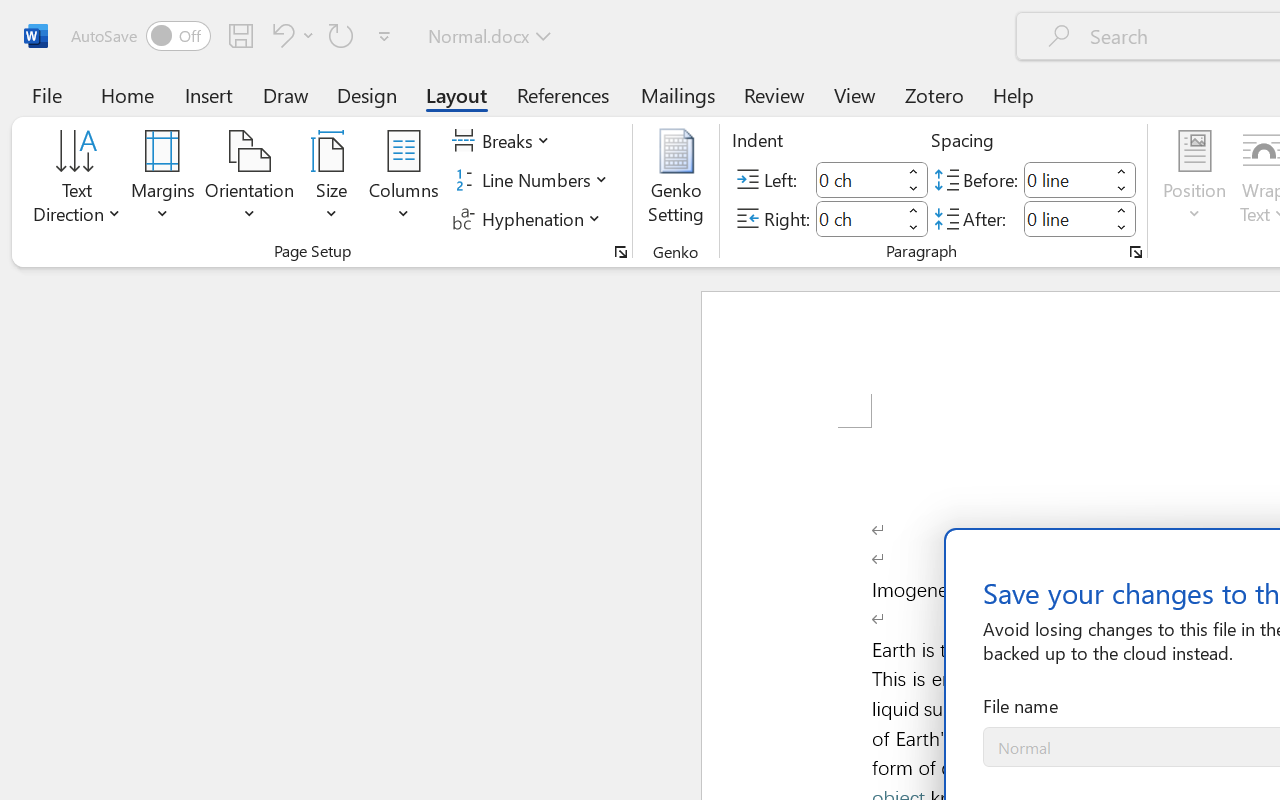  I want to click on 'Paragraph...', so click(1136, 251).